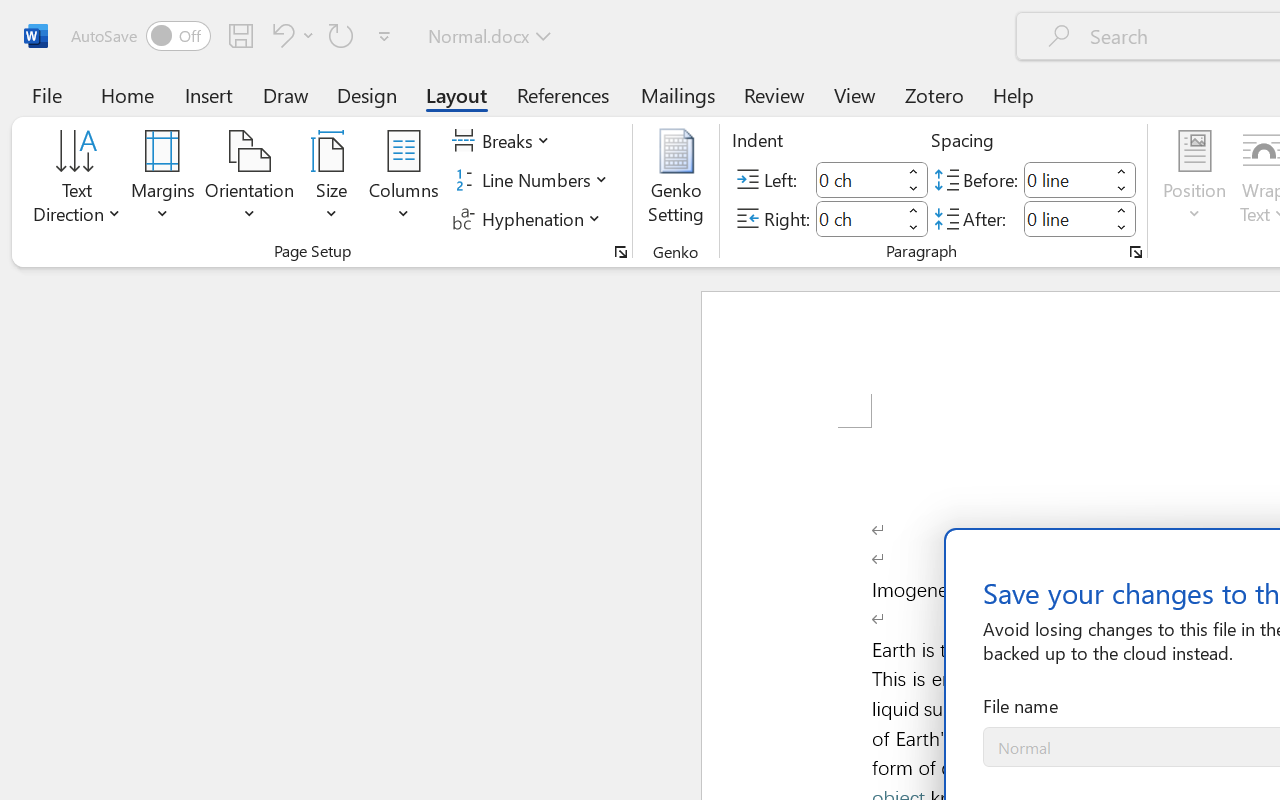  I want to click on 'Paragraph...', so click(1136, 251).